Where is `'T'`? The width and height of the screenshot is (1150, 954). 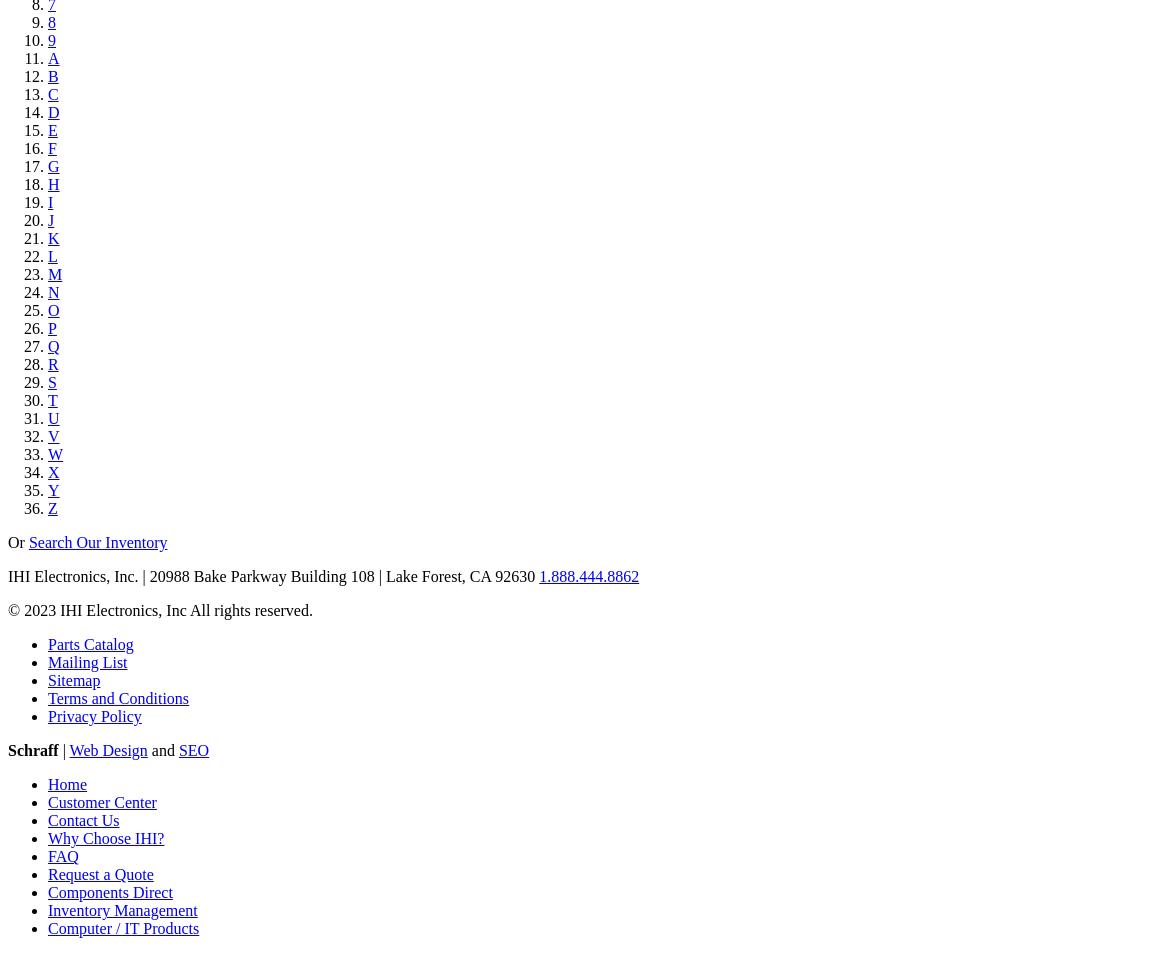 'T' is located at coordinates (51, 400).